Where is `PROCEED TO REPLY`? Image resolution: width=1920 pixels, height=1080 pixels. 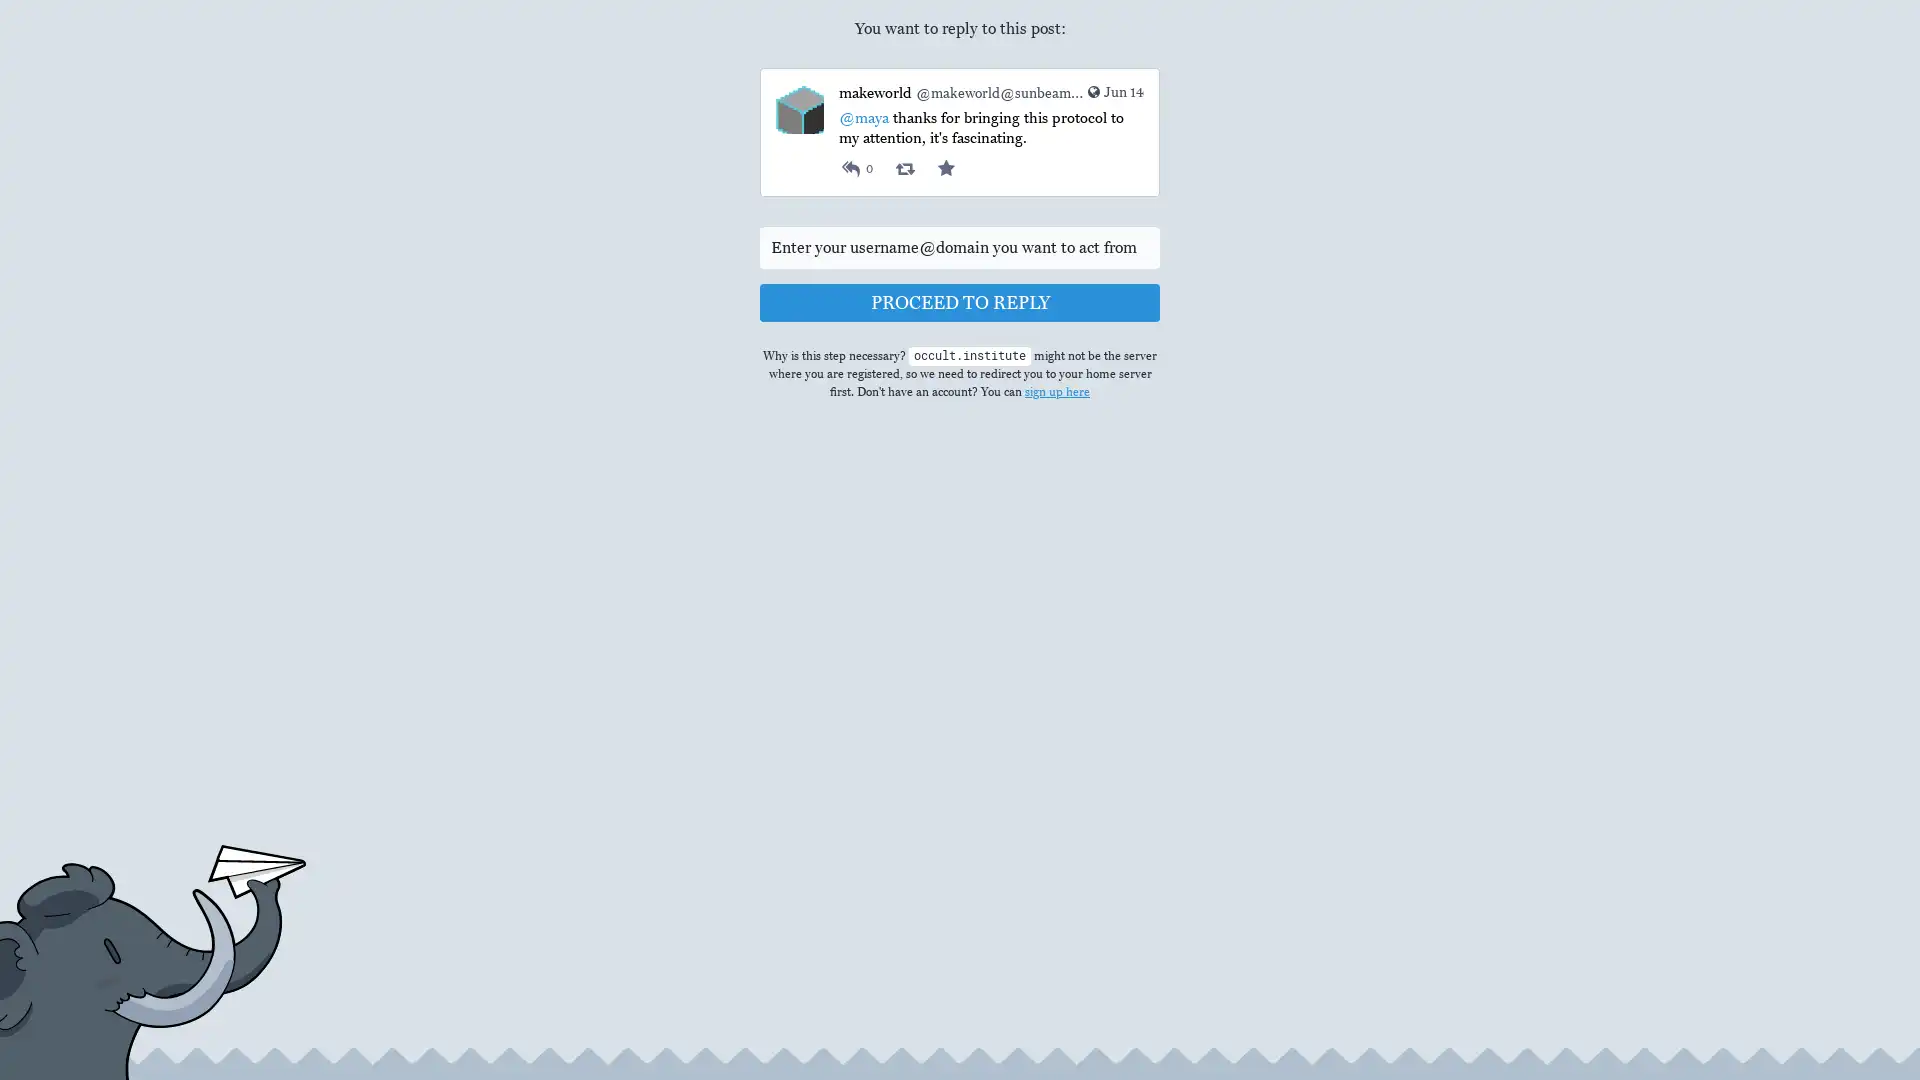 PROCEED TO REPLY is located at coordinates (960, 303).